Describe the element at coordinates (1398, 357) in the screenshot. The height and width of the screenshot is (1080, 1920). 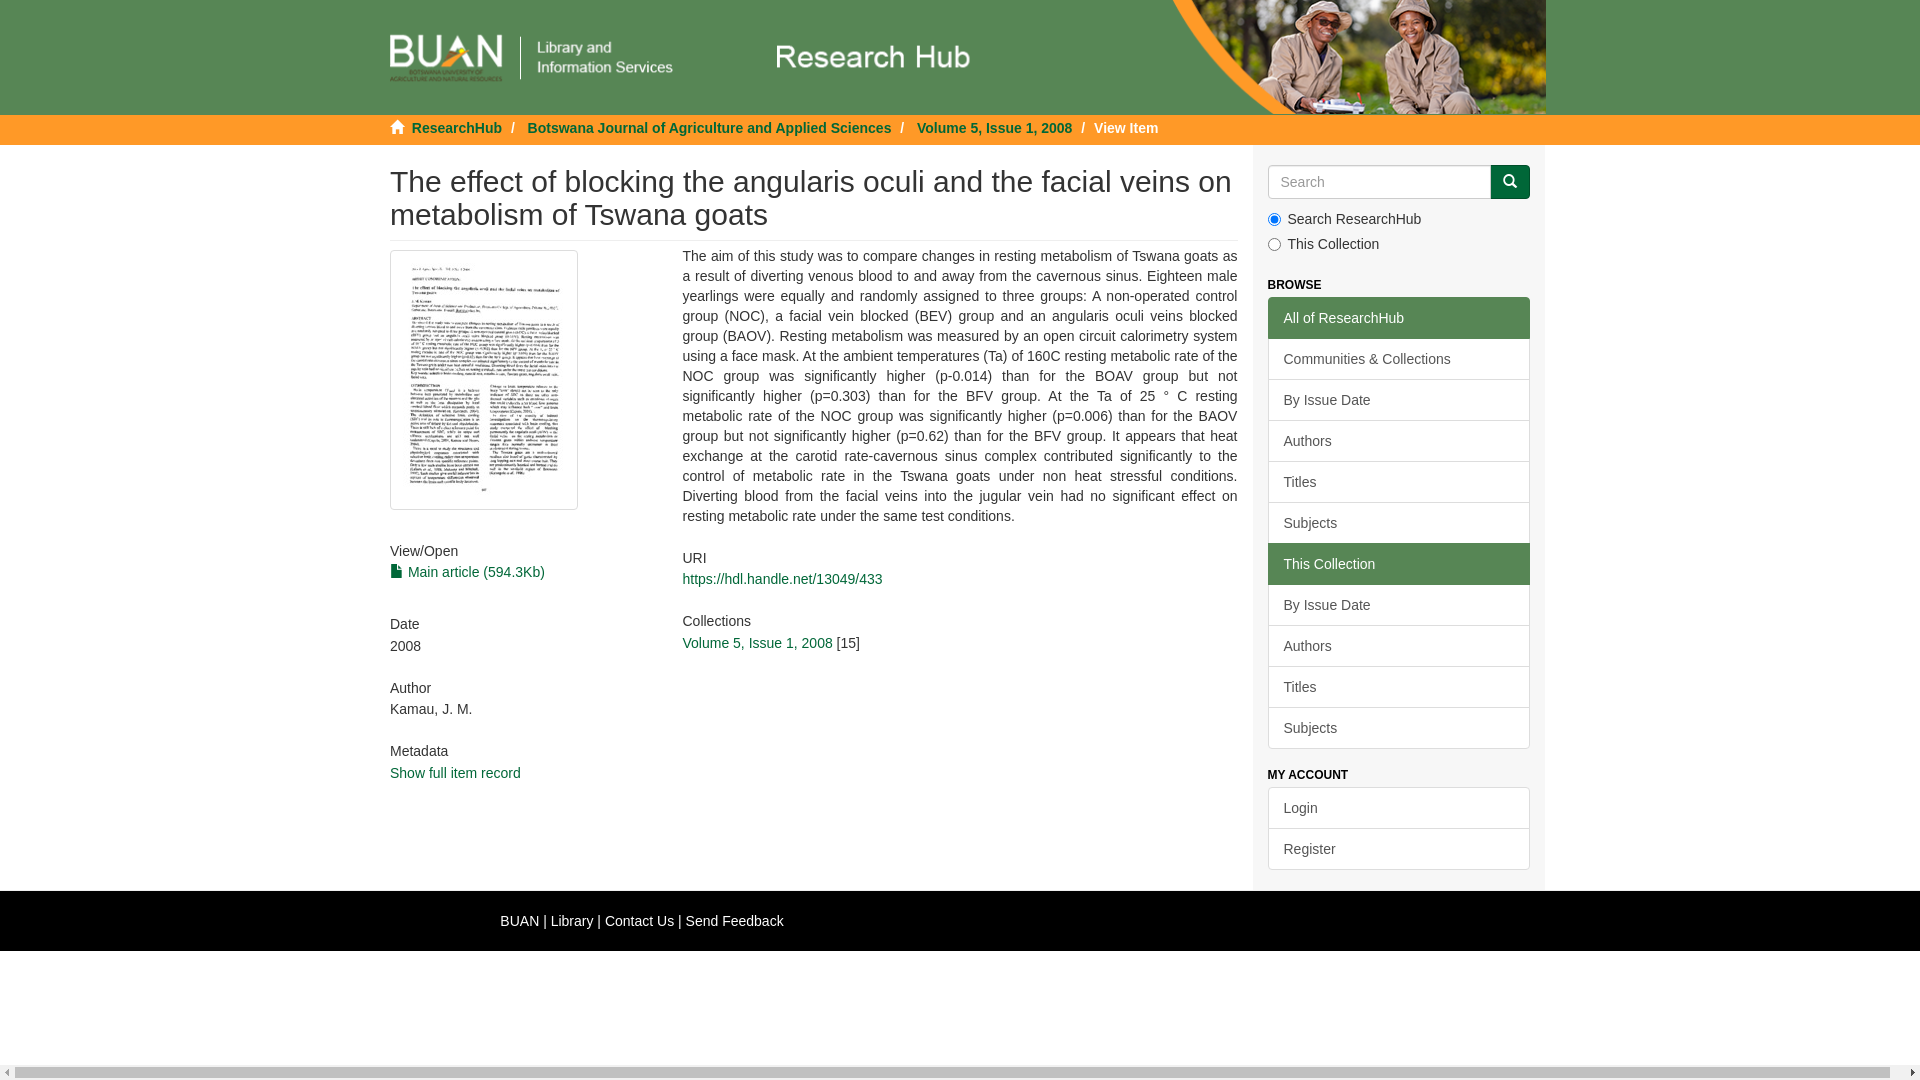
I see `'Communities & Collections'` at that location.